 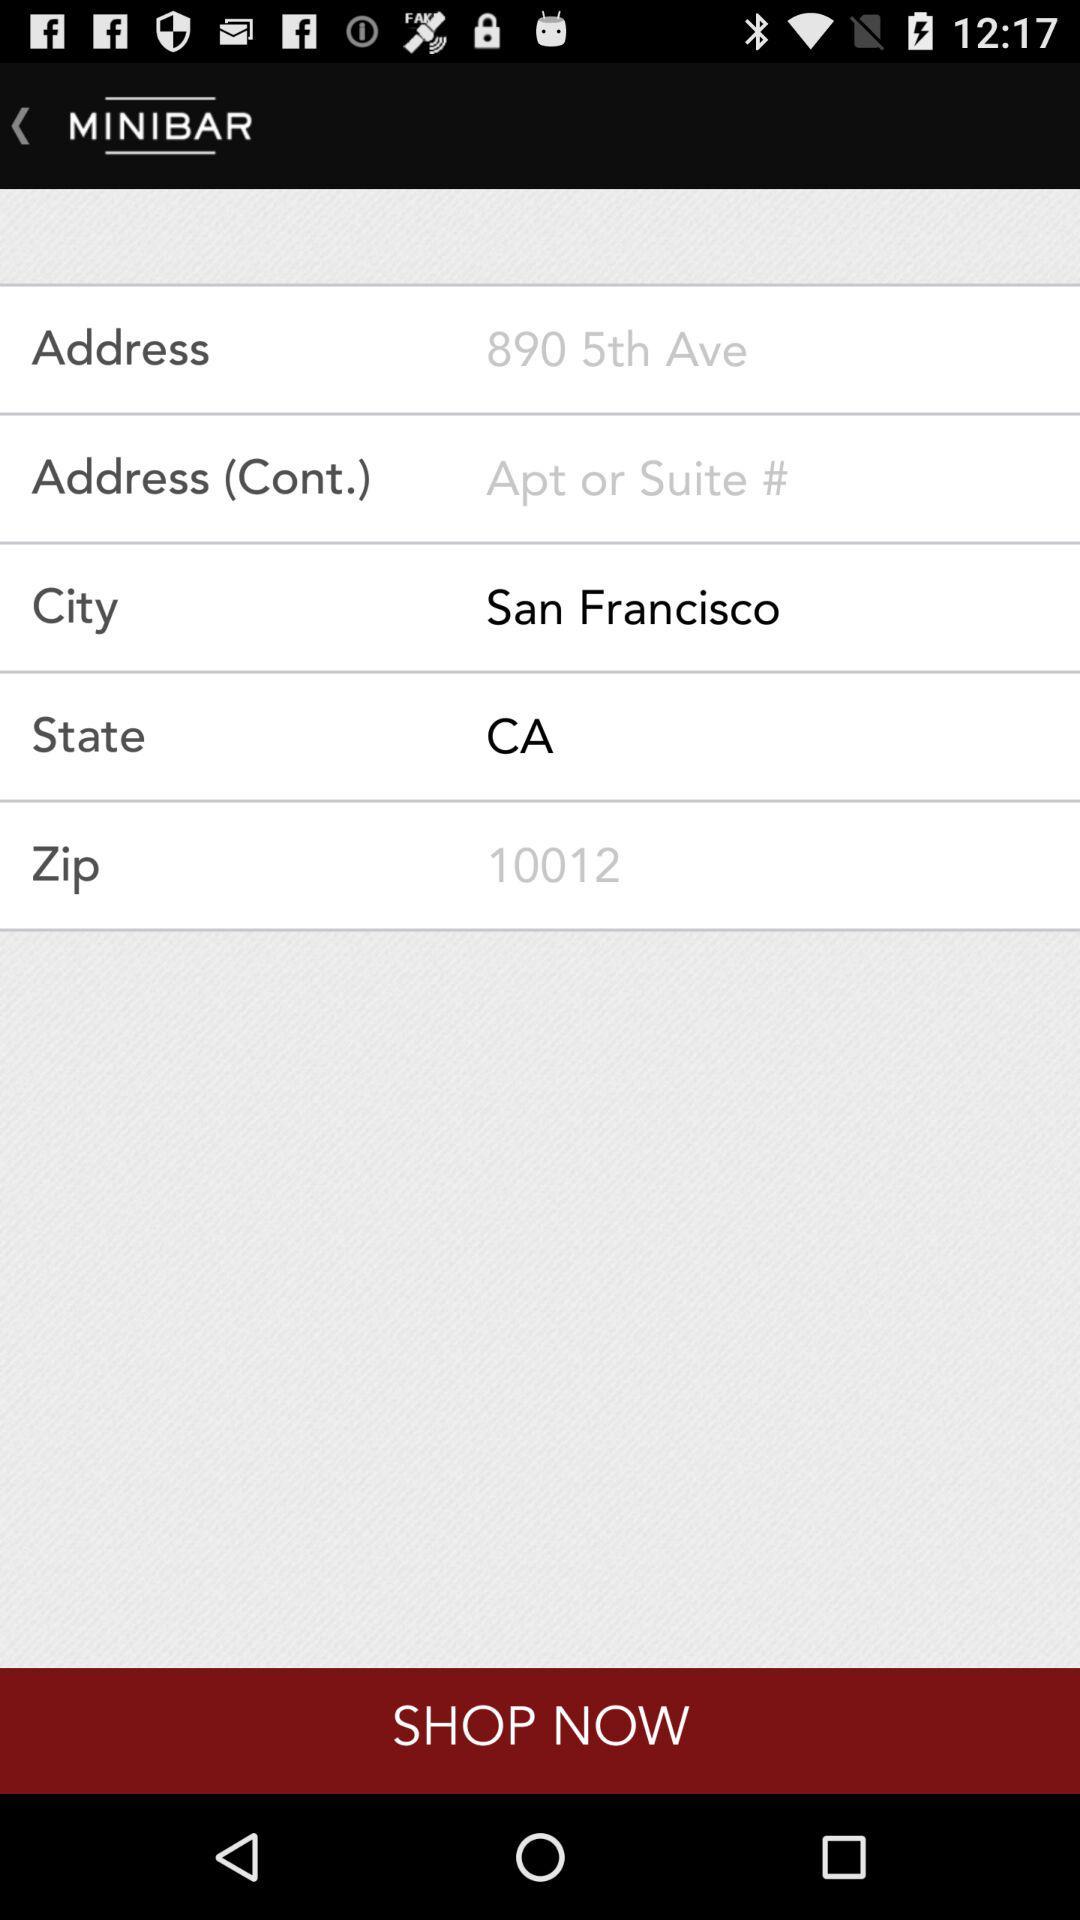 What do you see at coordinates (782, 865) in the screenshot?
I see `zip code` at bounding box center [782, 865].